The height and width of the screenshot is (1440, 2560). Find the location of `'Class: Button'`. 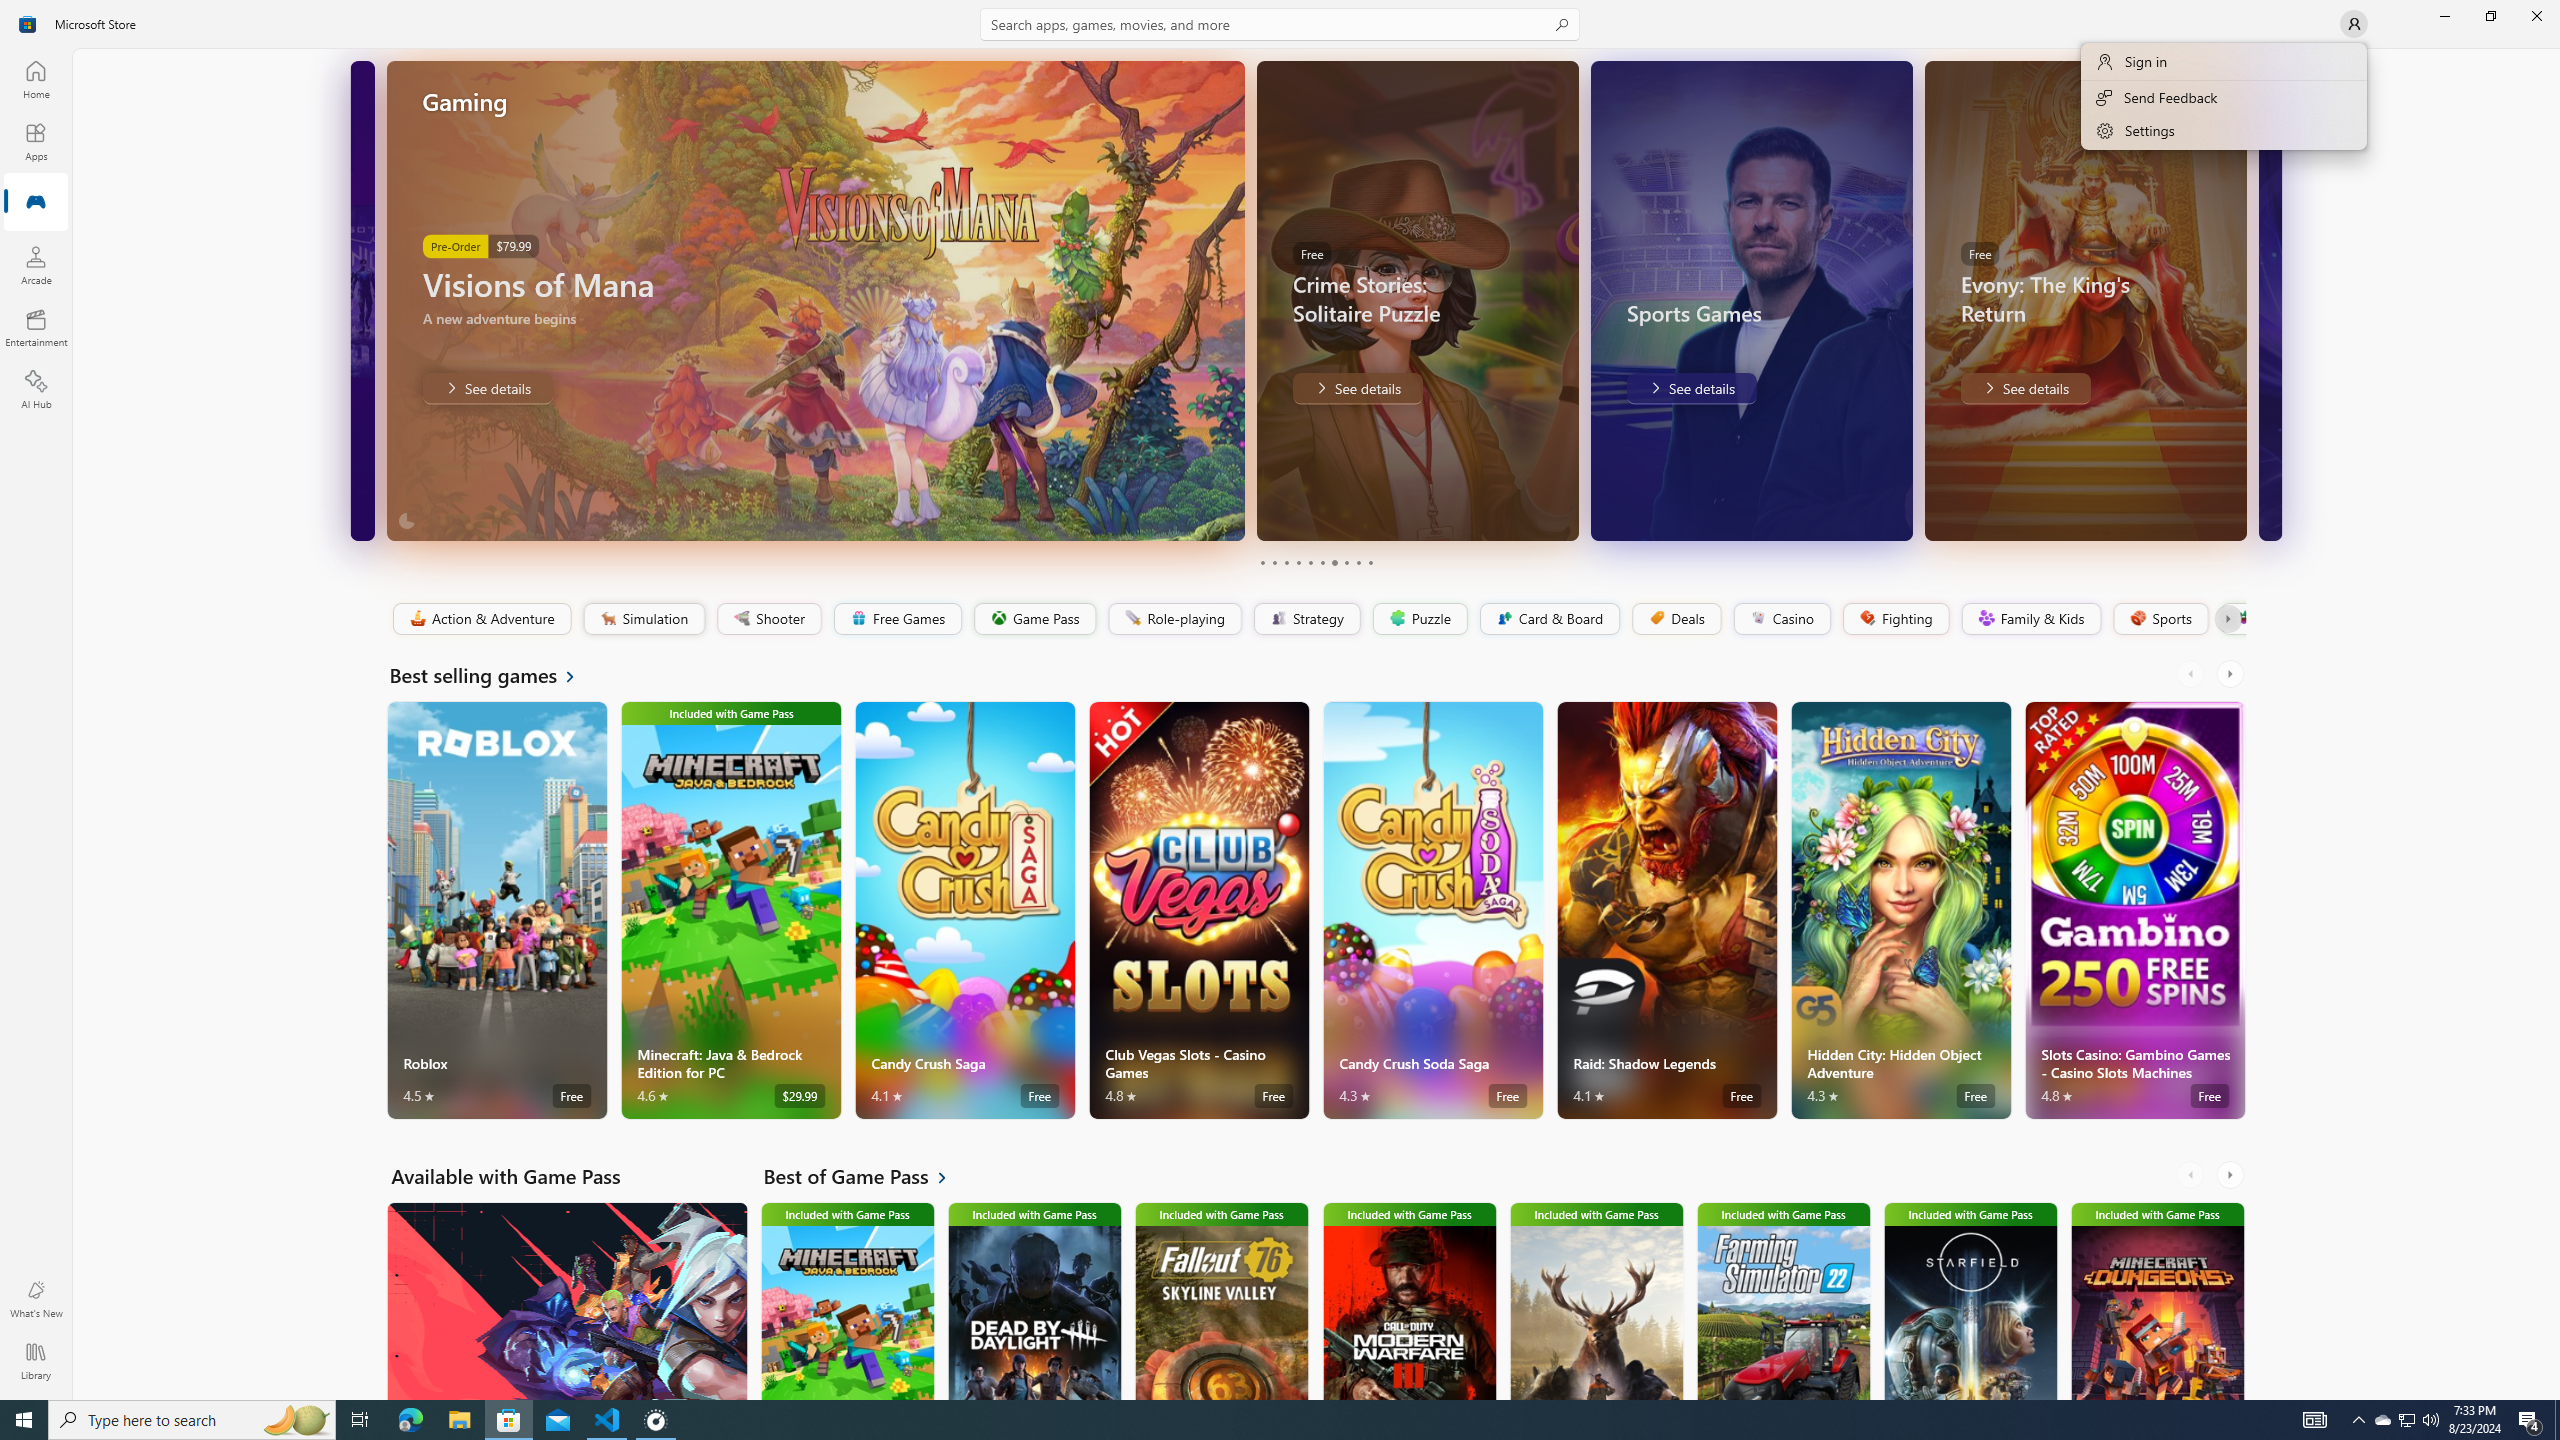

'Class: Button' is located at coordinates (2226, 618).